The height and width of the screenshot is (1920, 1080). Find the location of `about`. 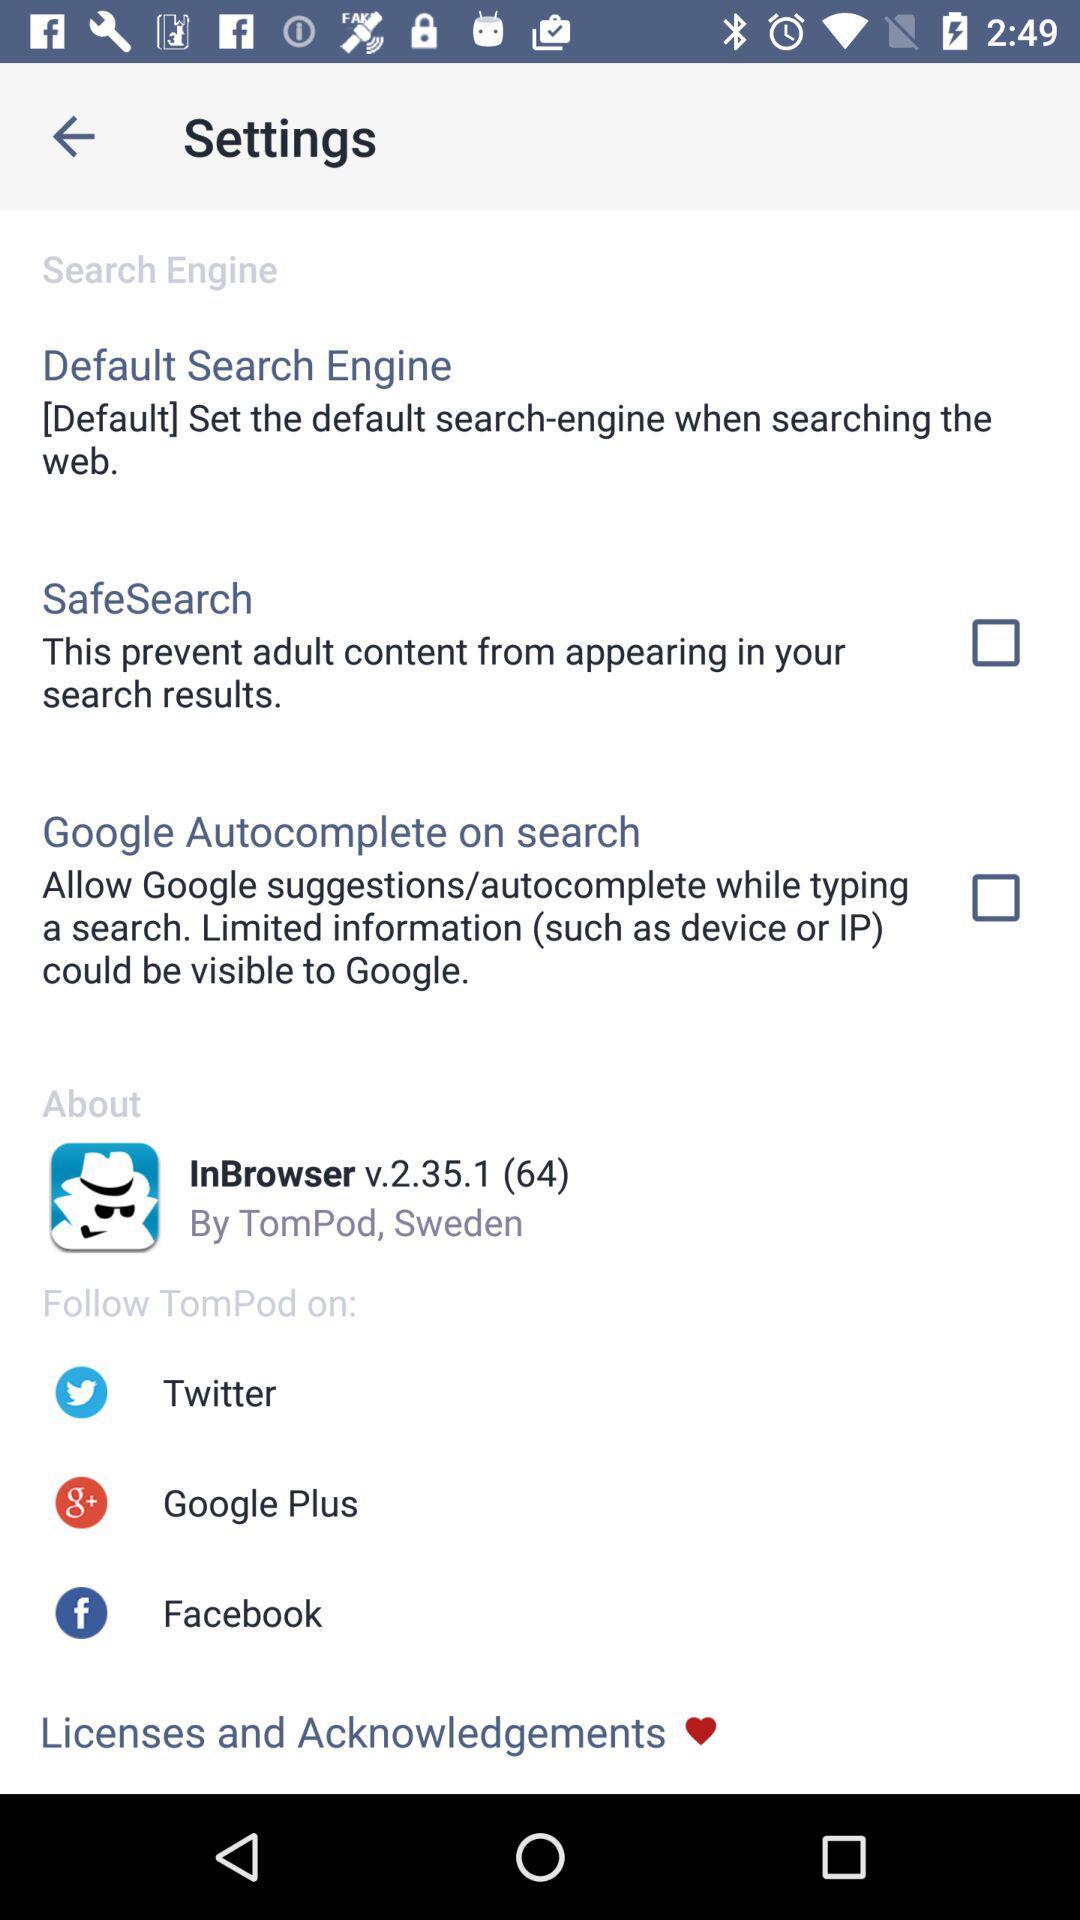

about is located at coordinates (540, 1080).